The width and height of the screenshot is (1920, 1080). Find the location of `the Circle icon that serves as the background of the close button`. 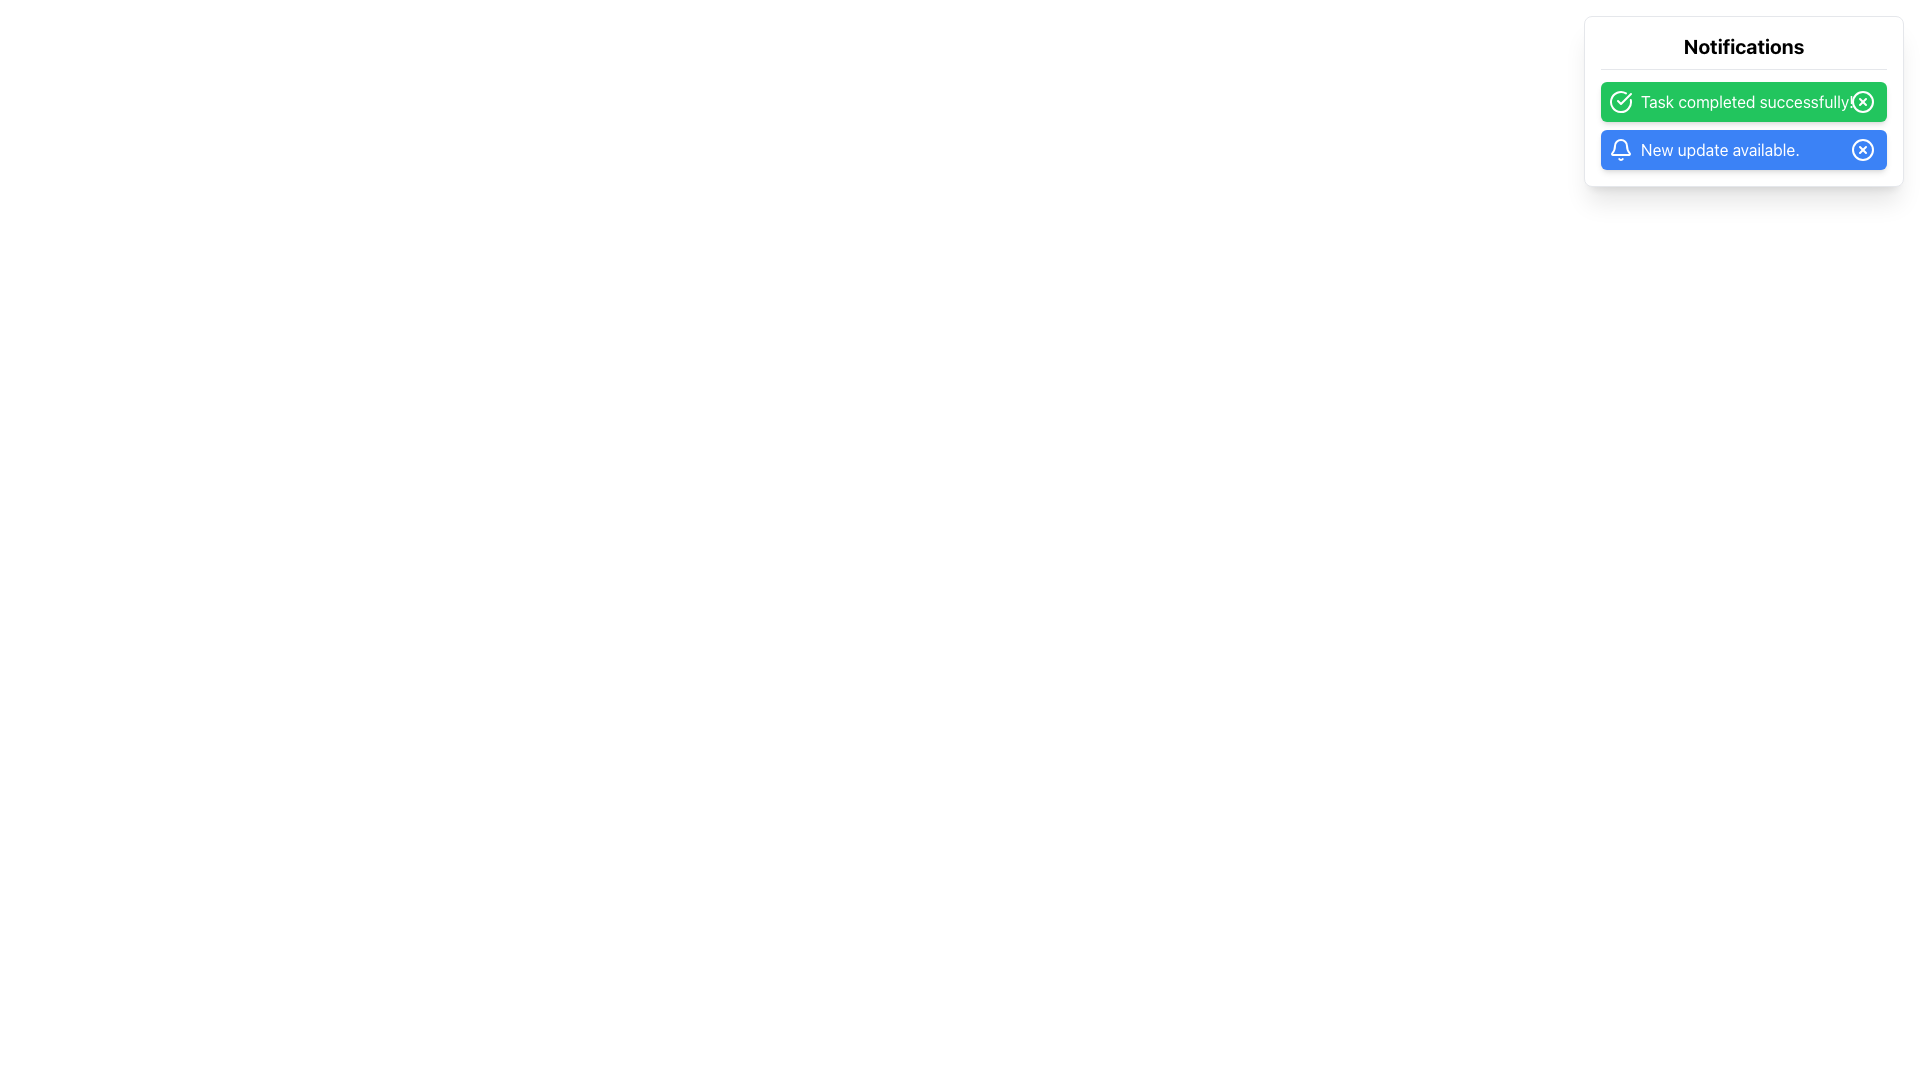

the Circle icon that serves as the background of the close button is located at coordinates (1861, 101).